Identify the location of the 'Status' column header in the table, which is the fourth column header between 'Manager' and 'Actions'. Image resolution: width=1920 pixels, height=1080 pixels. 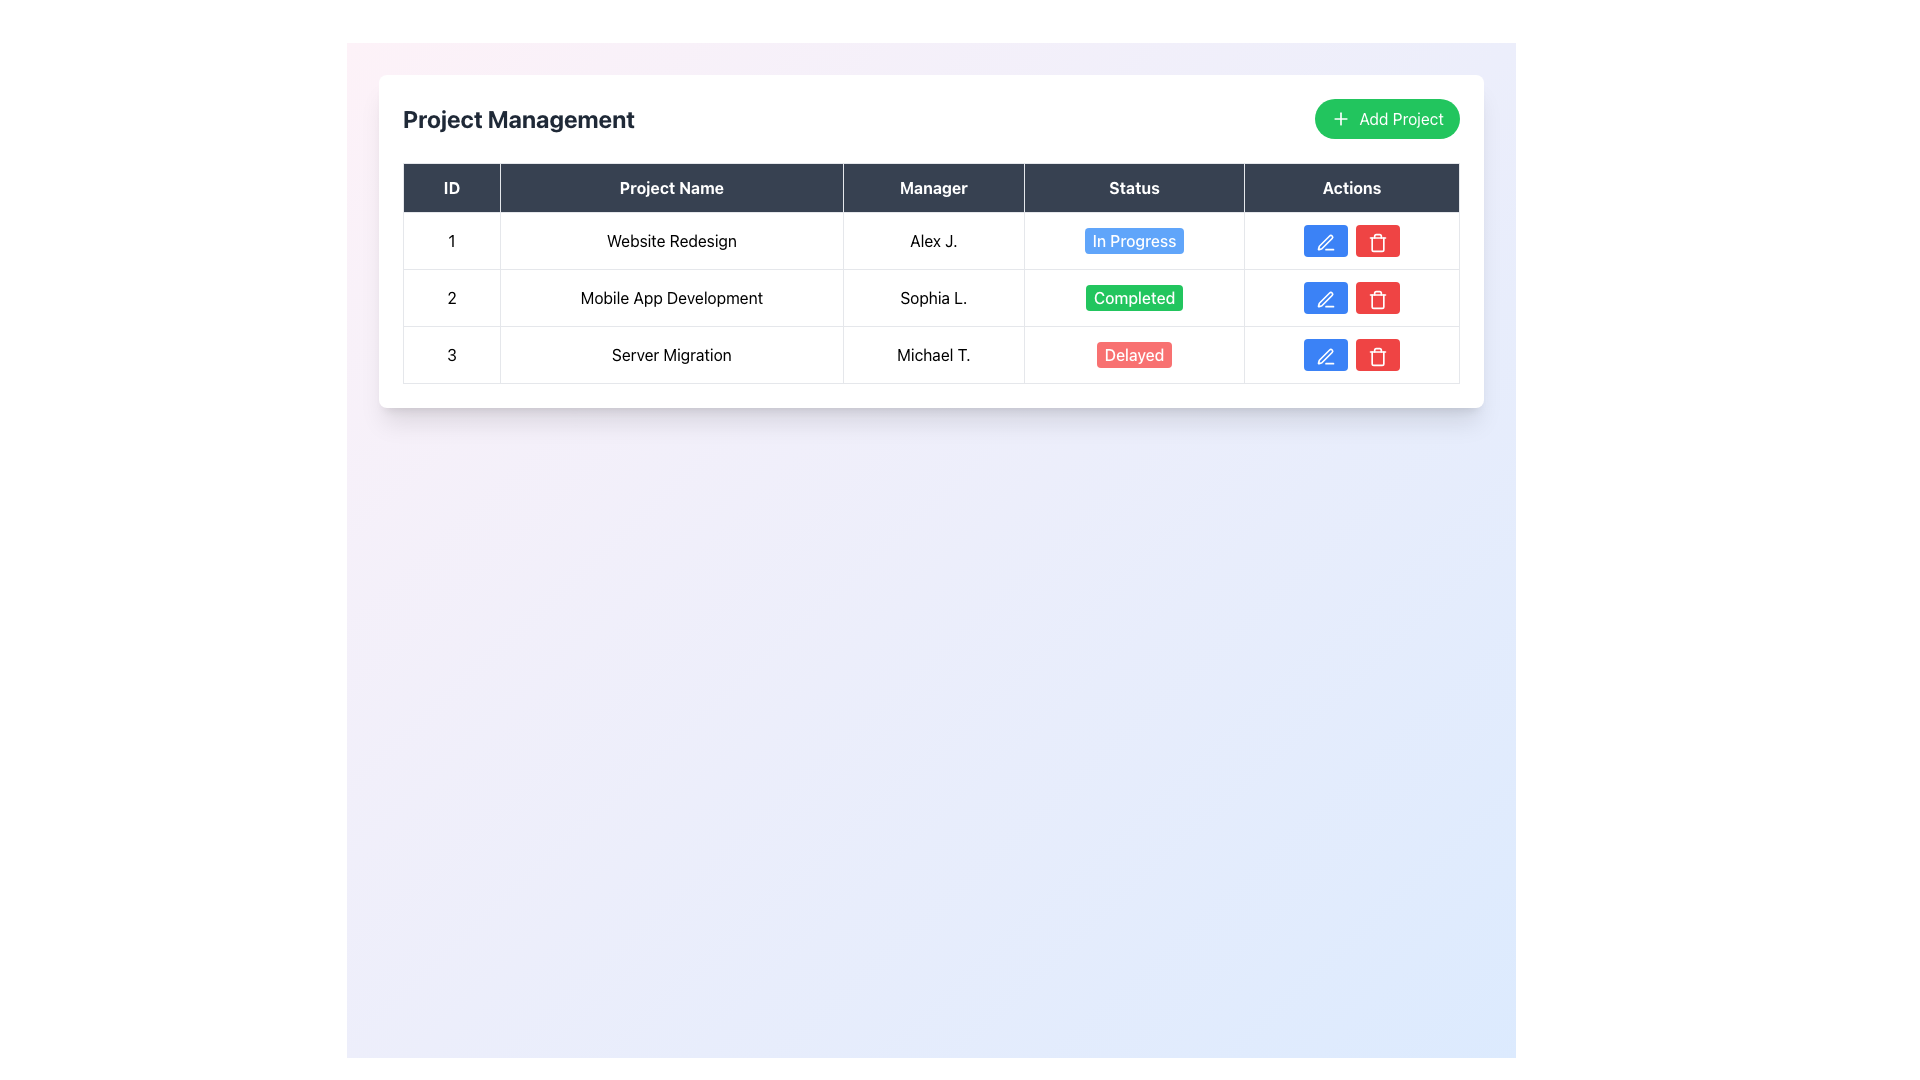
(1134, 188).